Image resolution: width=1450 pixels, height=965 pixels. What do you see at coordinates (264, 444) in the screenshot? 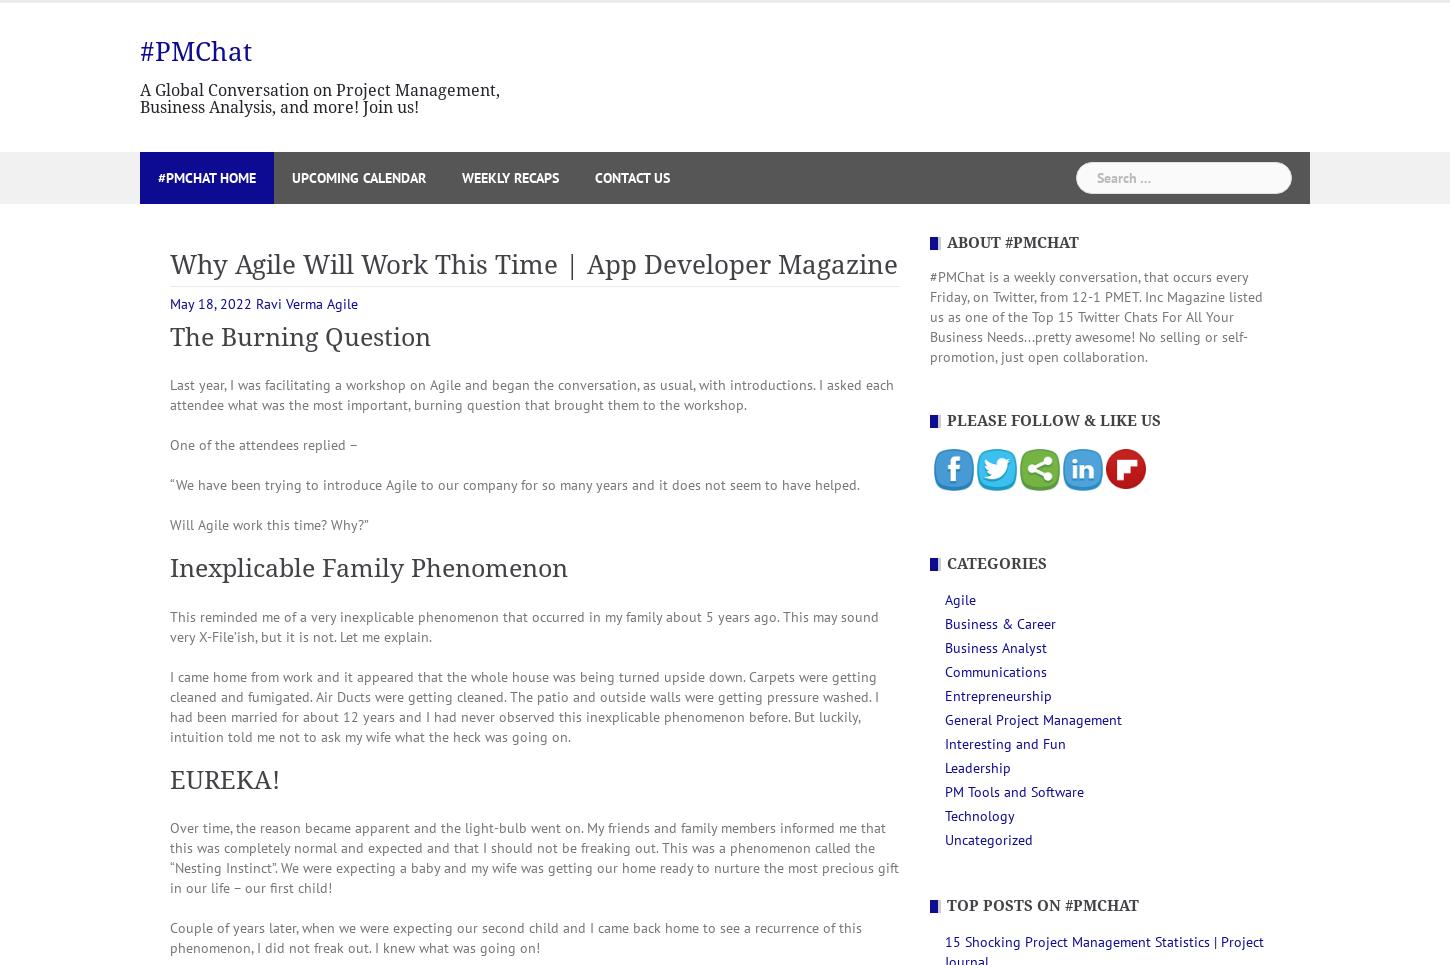
I see `'One of the attendees replied –'` at bounding box center [264, 444].